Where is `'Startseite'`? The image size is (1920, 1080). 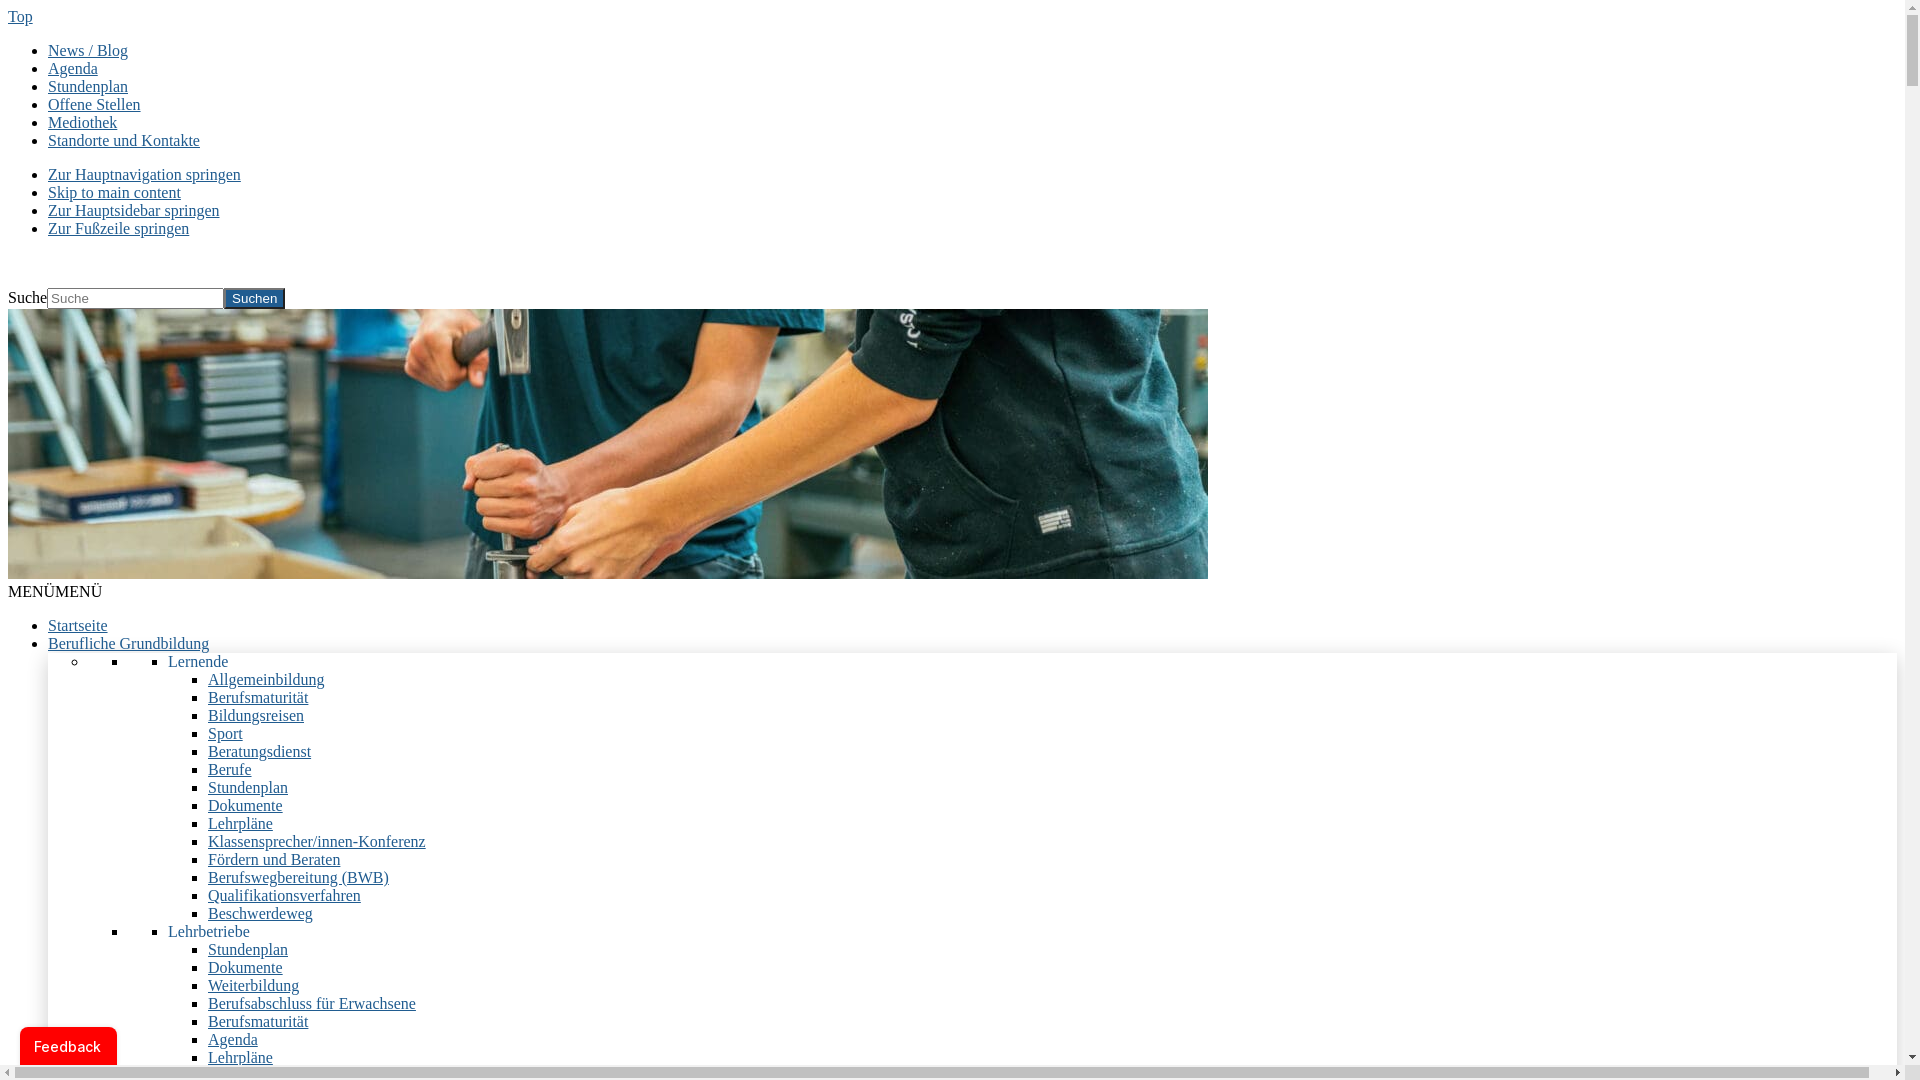 'Startseite' is located at coordinates (48, 624).